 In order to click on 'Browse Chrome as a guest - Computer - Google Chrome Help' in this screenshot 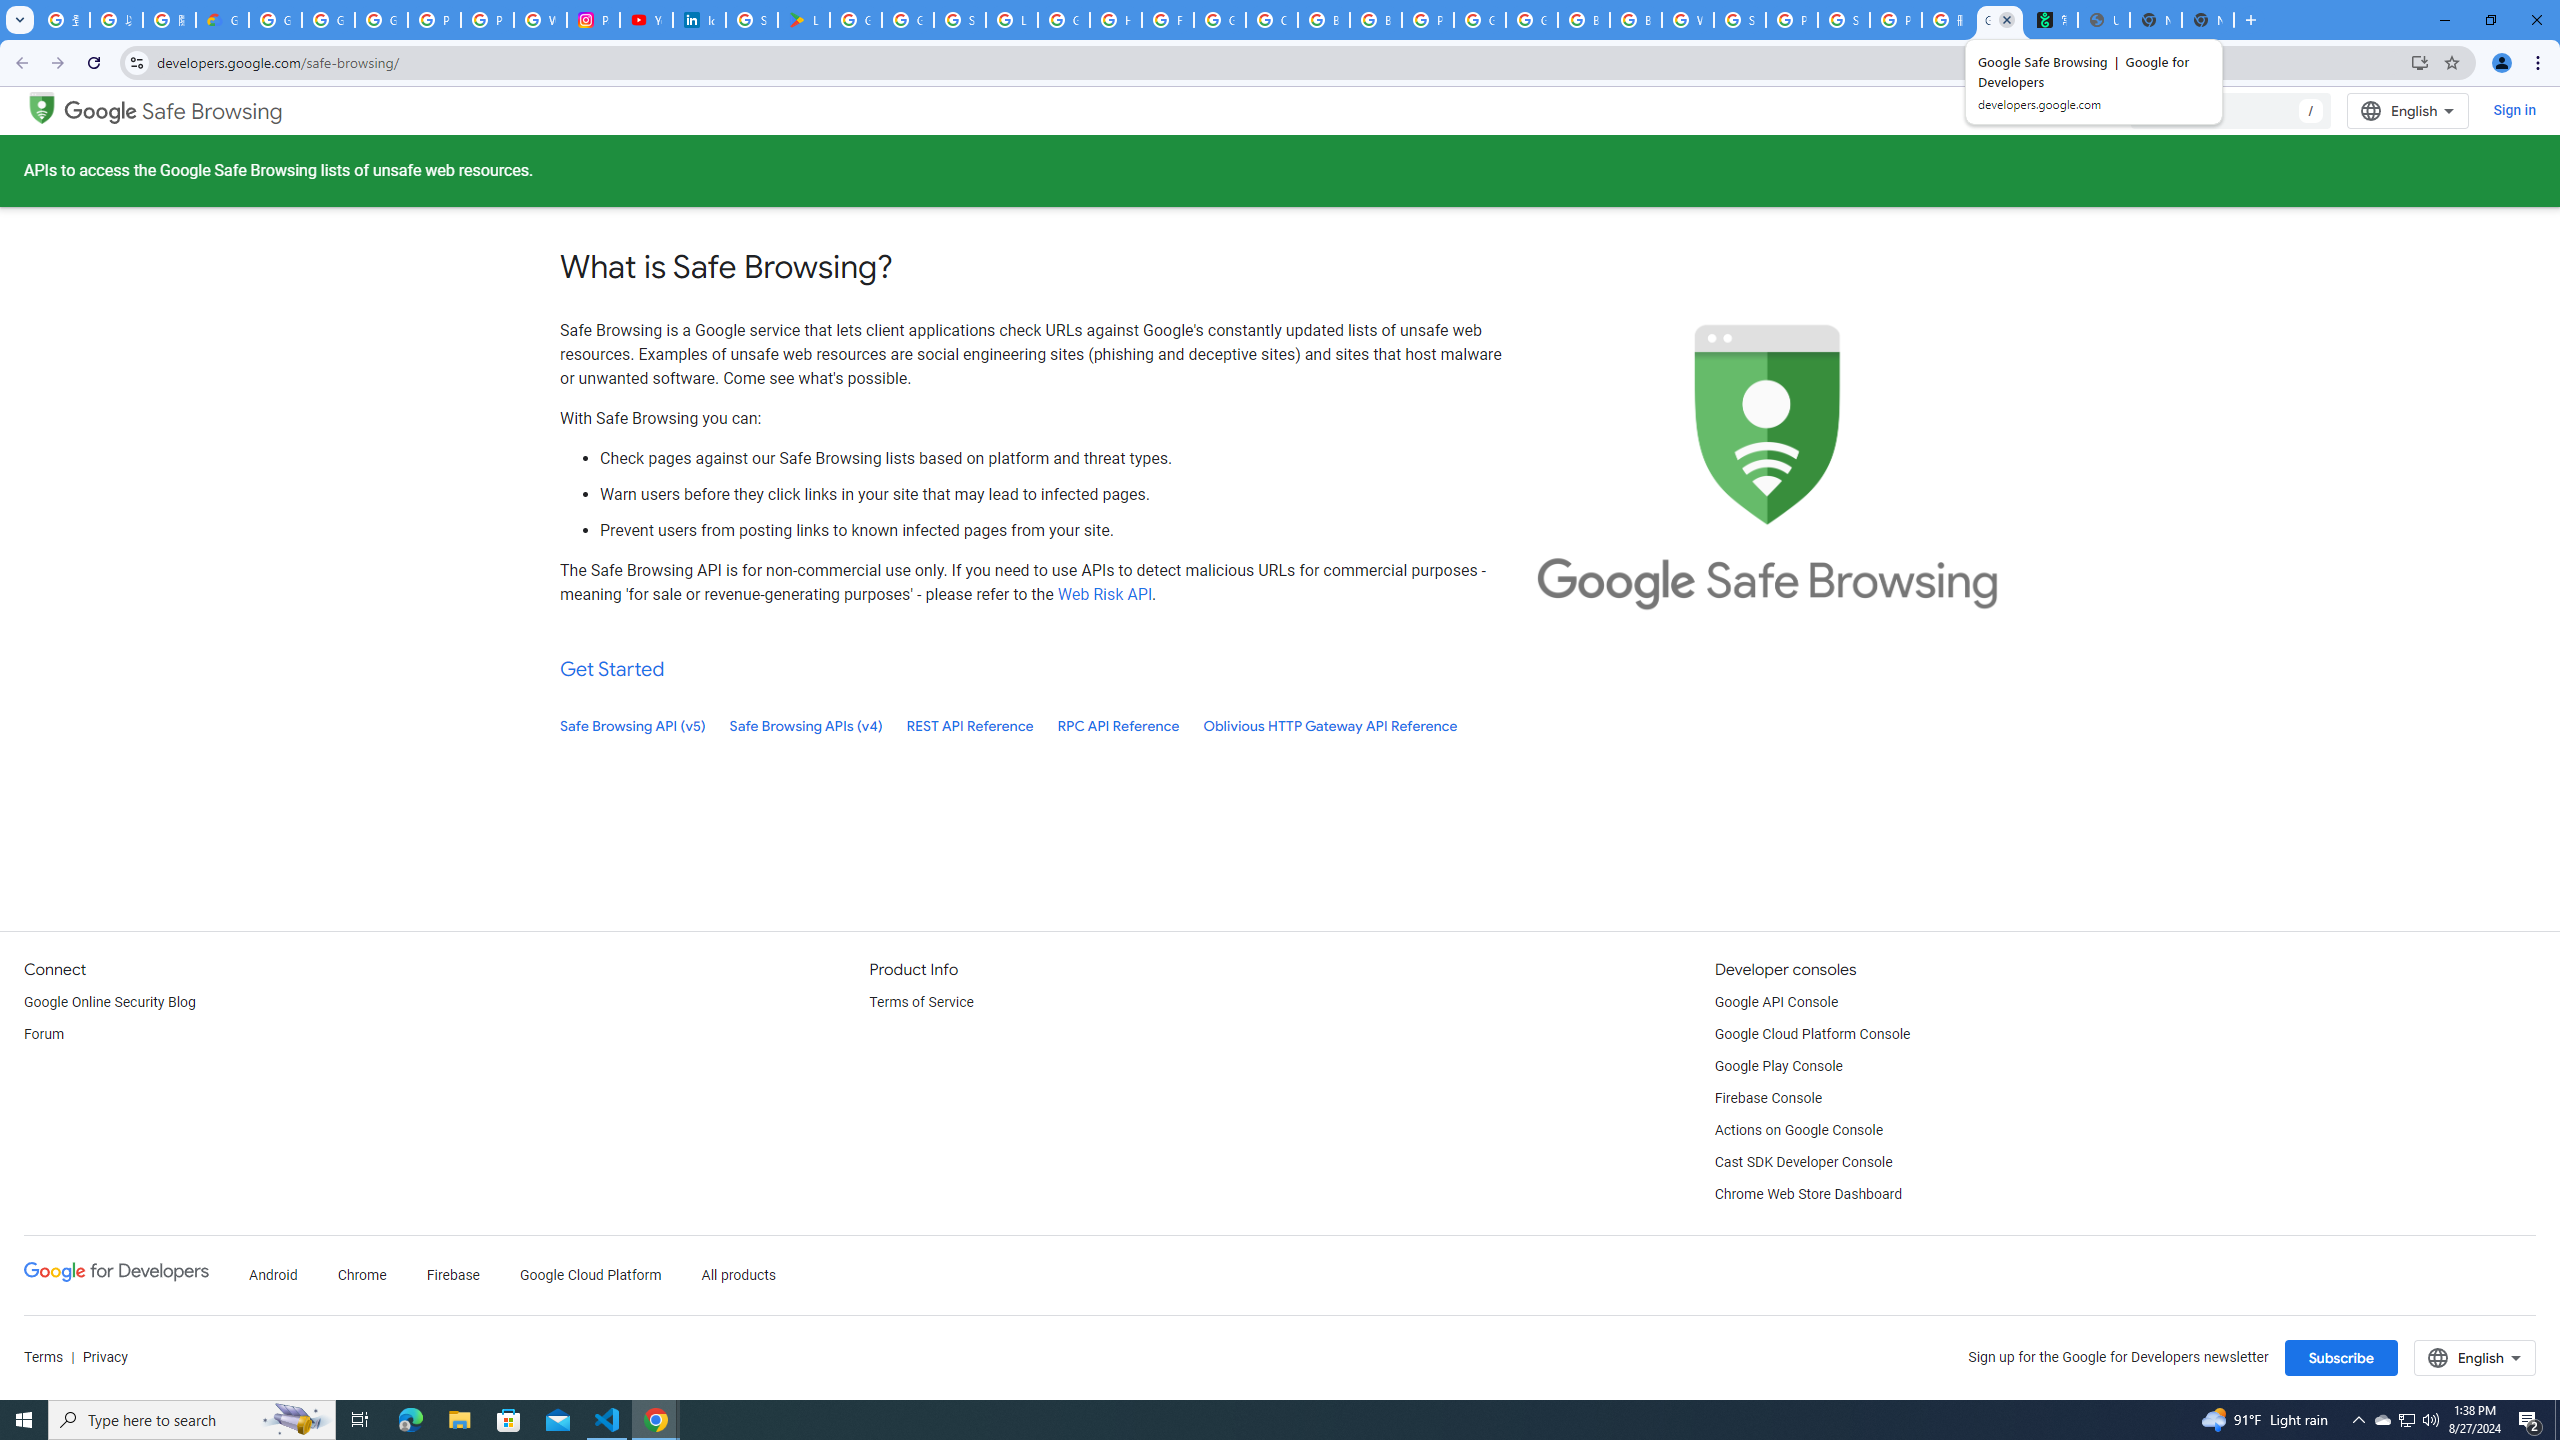, I will do `click(1582, 19)`.